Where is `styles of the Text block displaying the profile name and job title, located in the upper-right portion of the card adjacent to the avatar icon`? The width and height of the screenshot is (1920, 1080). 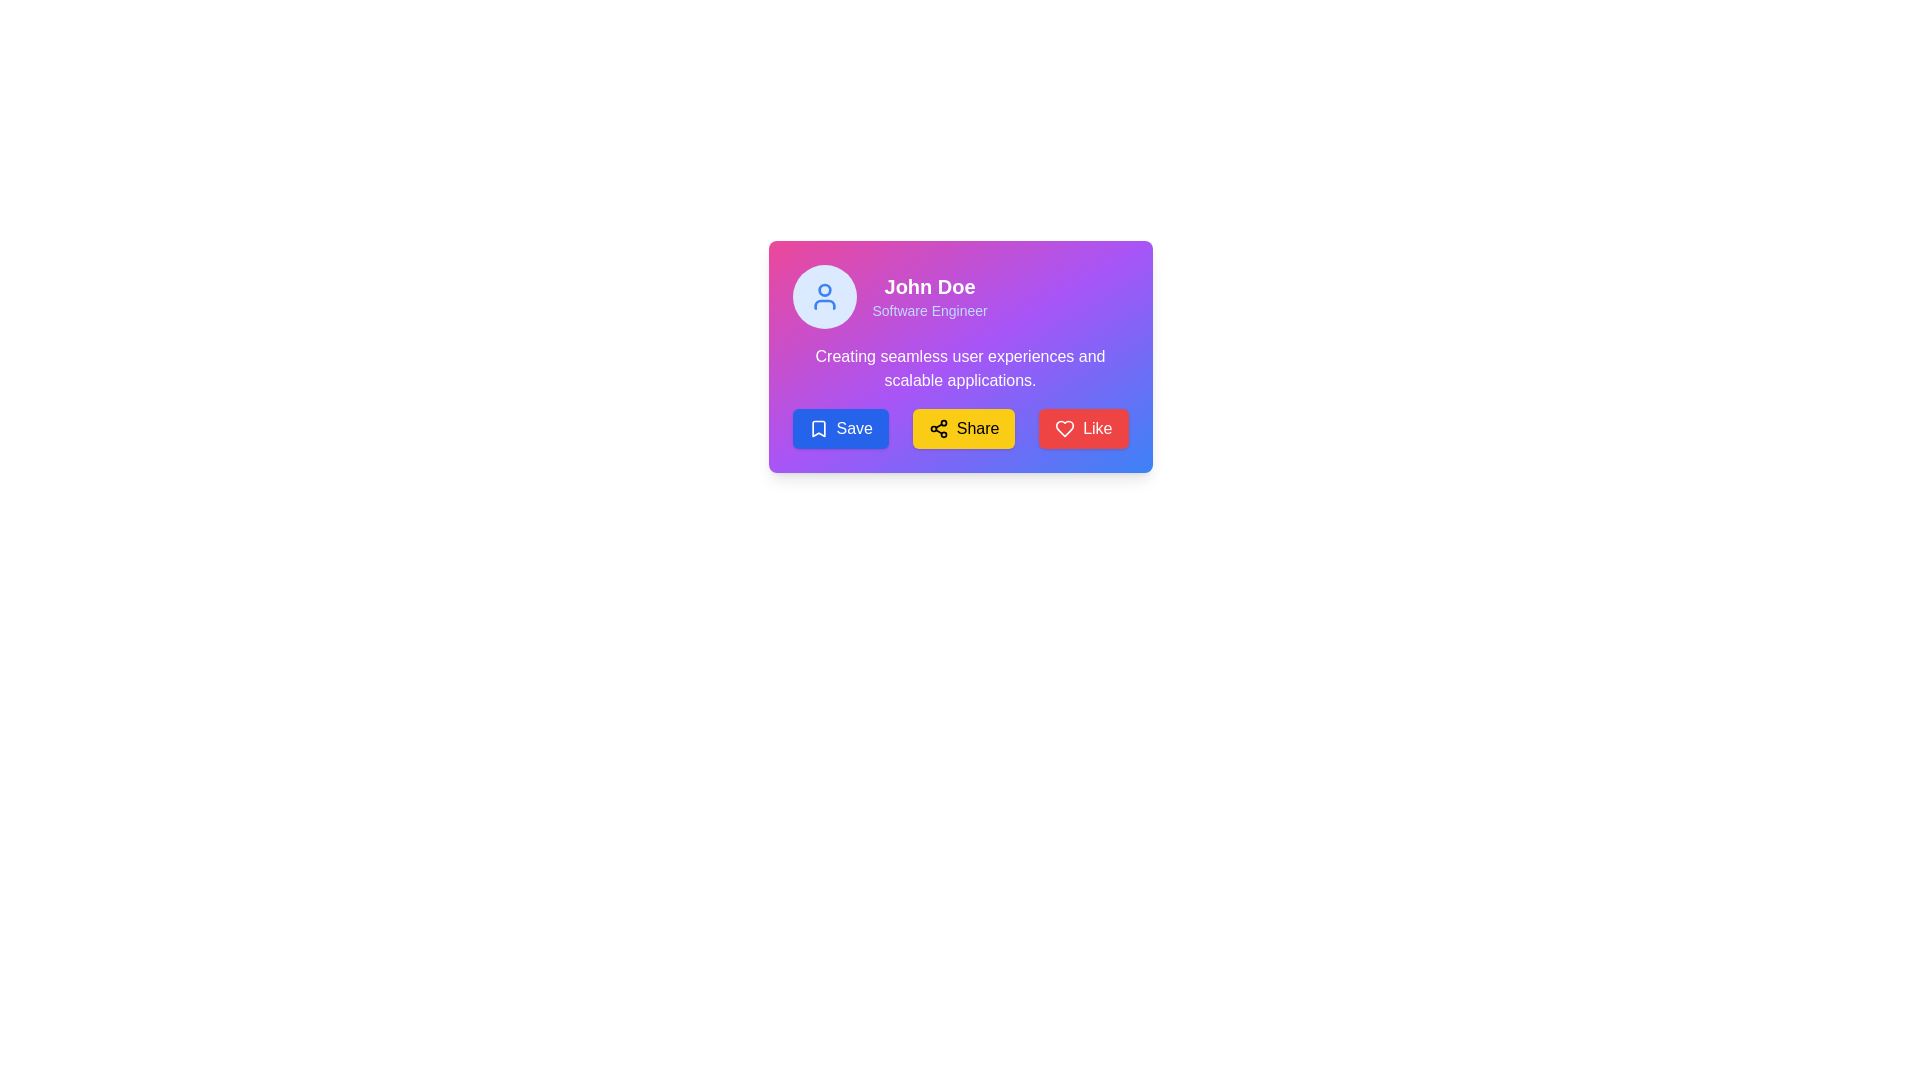
styles of the Text block displaying the profile name and job title, located in the upper-right portion of the card adjacent to the avatar icon is located at coordinates (929, 297).